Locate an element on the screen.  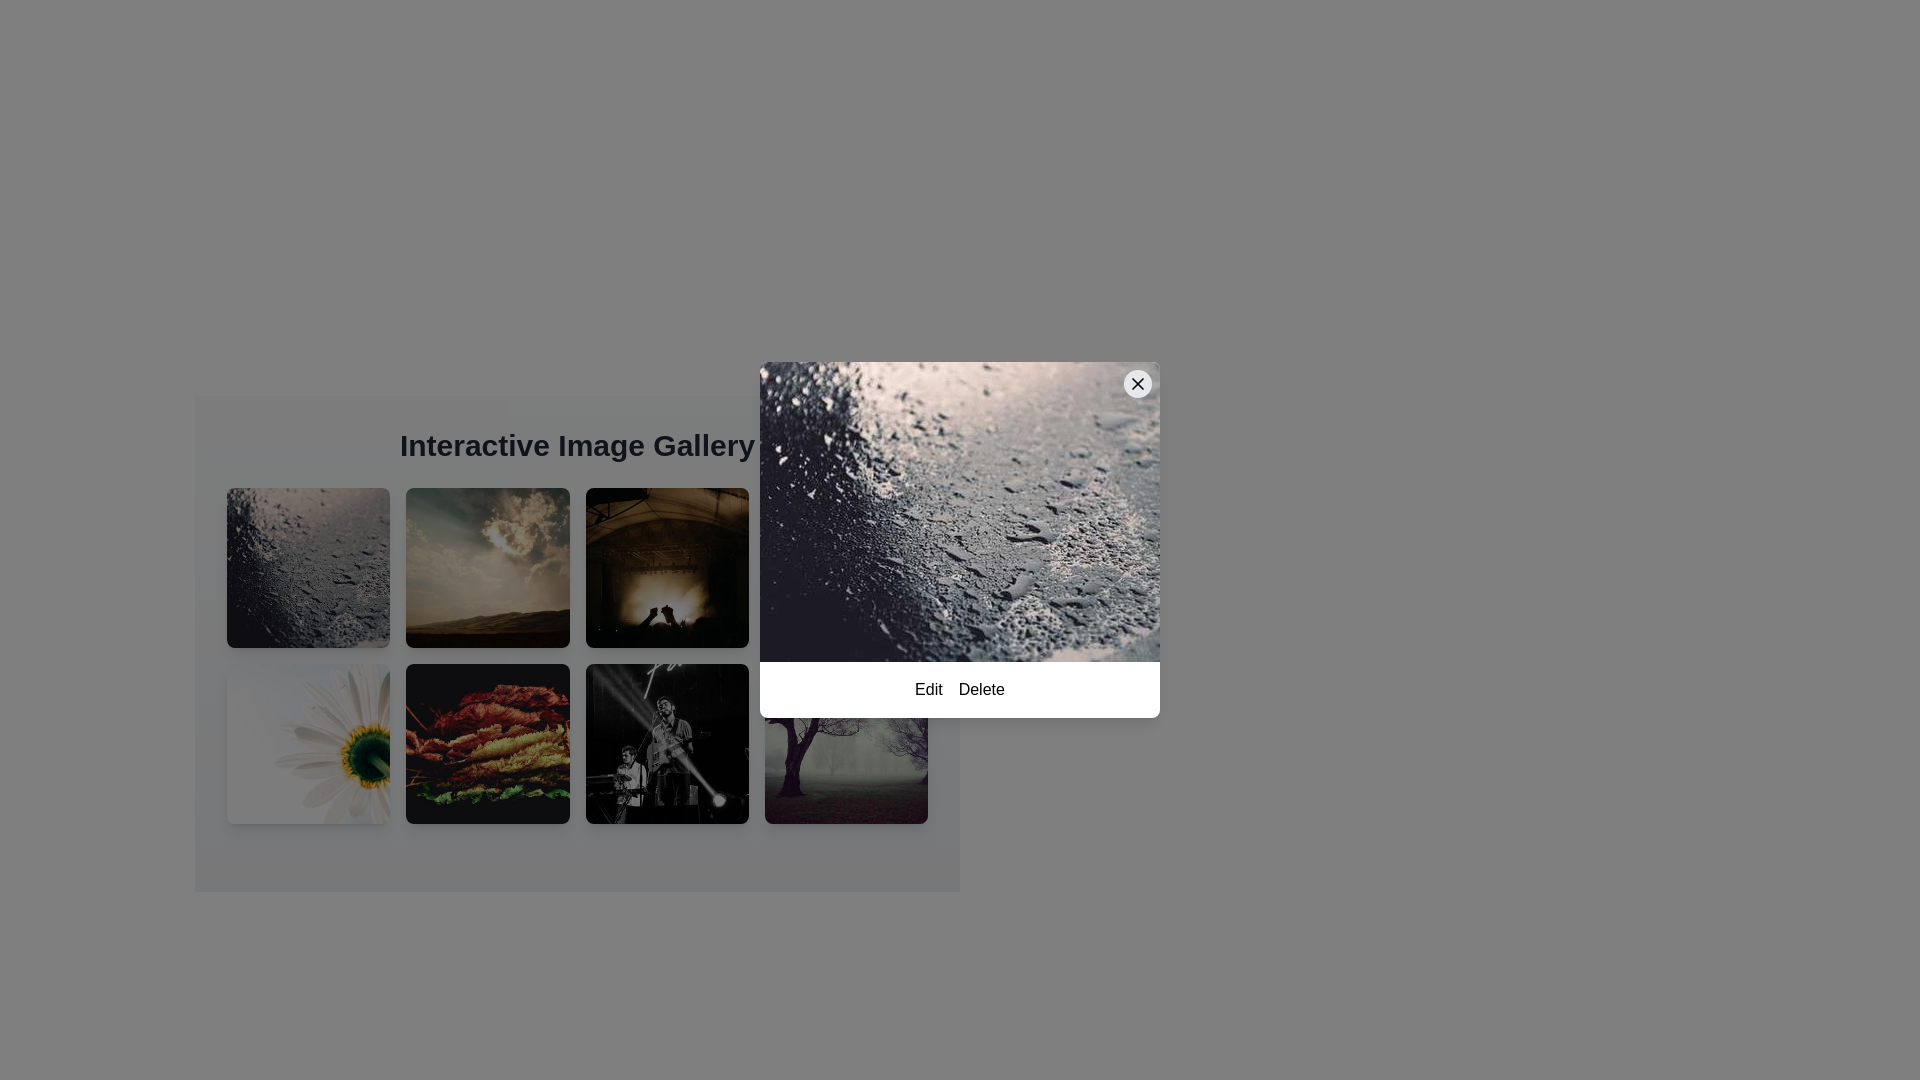
the close button with 'X' icon located at the top-right corner of the floating image modal is located at coordinates (1137, 384).